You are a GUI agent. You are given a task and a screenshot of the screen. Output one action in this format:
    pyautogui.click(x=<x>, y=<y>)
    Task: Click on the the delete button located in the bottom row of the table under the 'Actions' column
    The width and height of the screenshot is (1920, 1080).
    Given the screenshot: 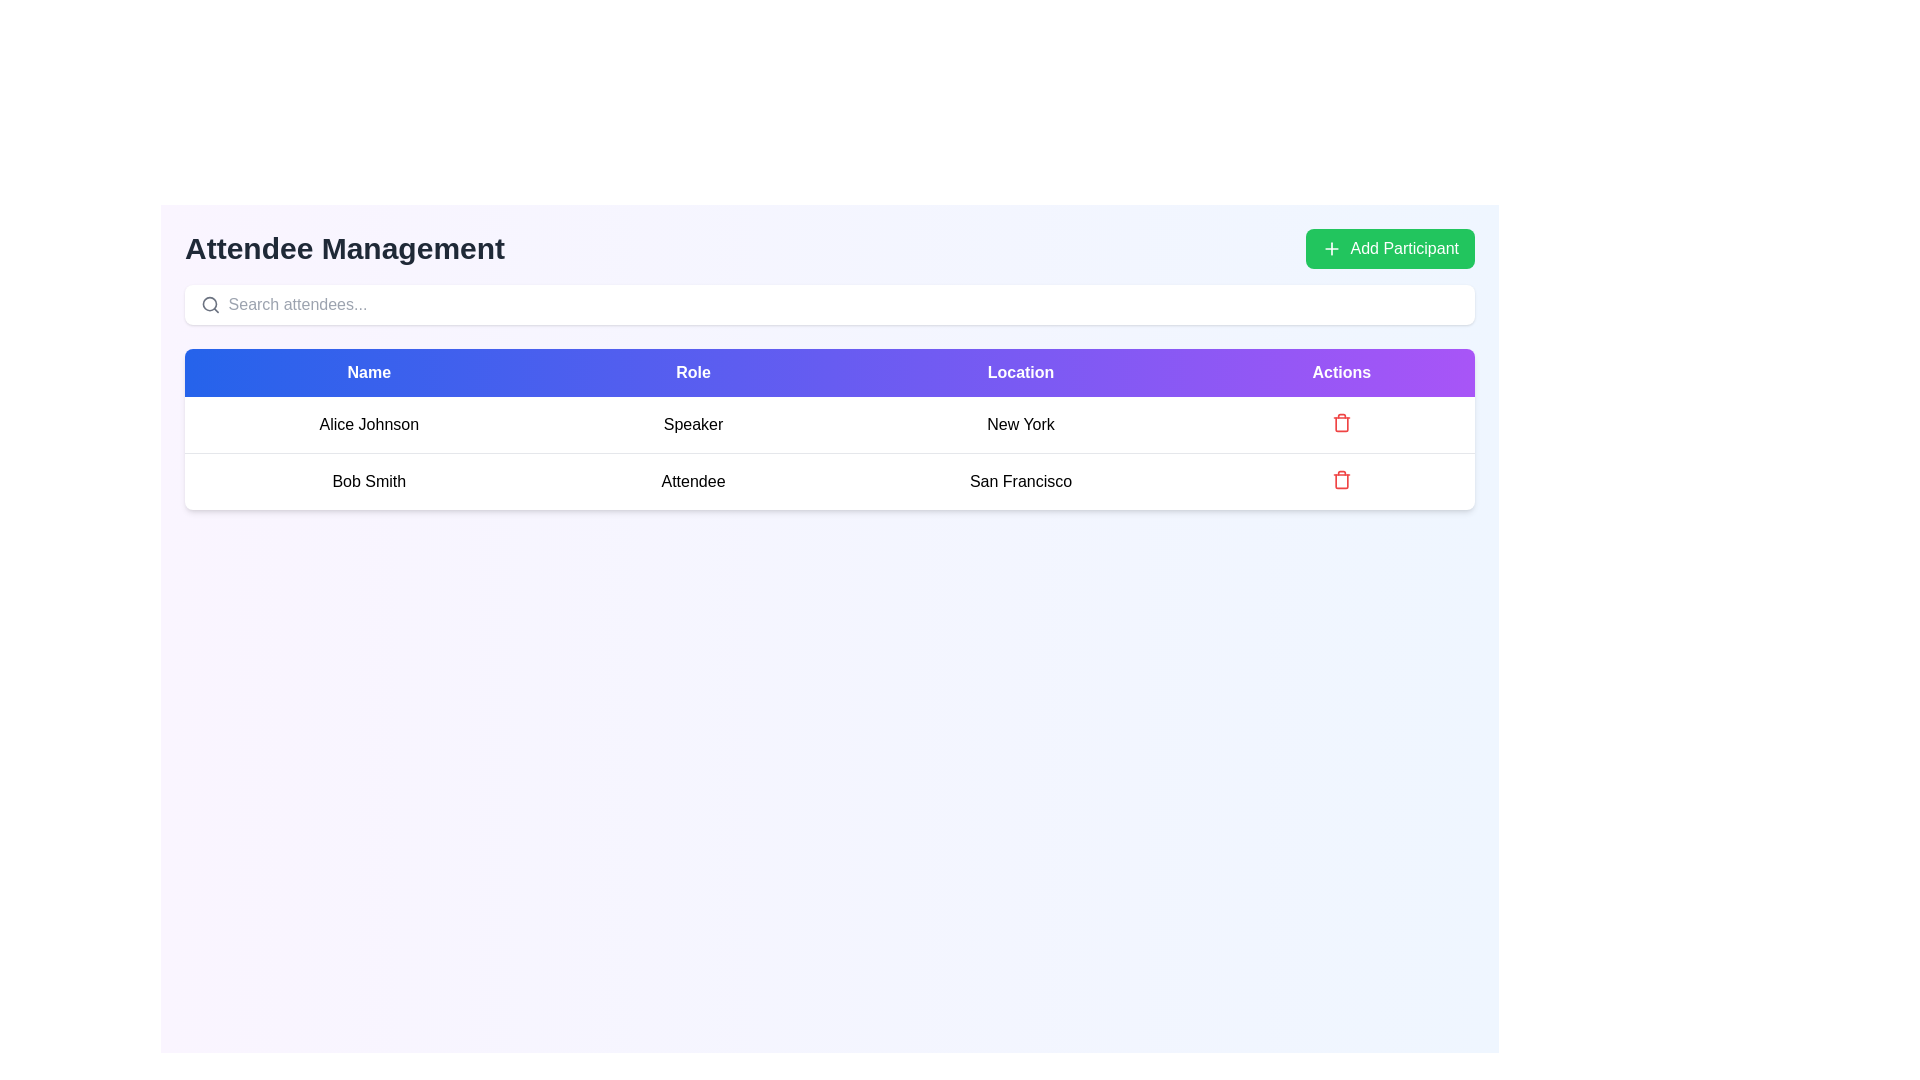 What is the action you would take?
    pyautogui.click(x=1341, y=422)
    